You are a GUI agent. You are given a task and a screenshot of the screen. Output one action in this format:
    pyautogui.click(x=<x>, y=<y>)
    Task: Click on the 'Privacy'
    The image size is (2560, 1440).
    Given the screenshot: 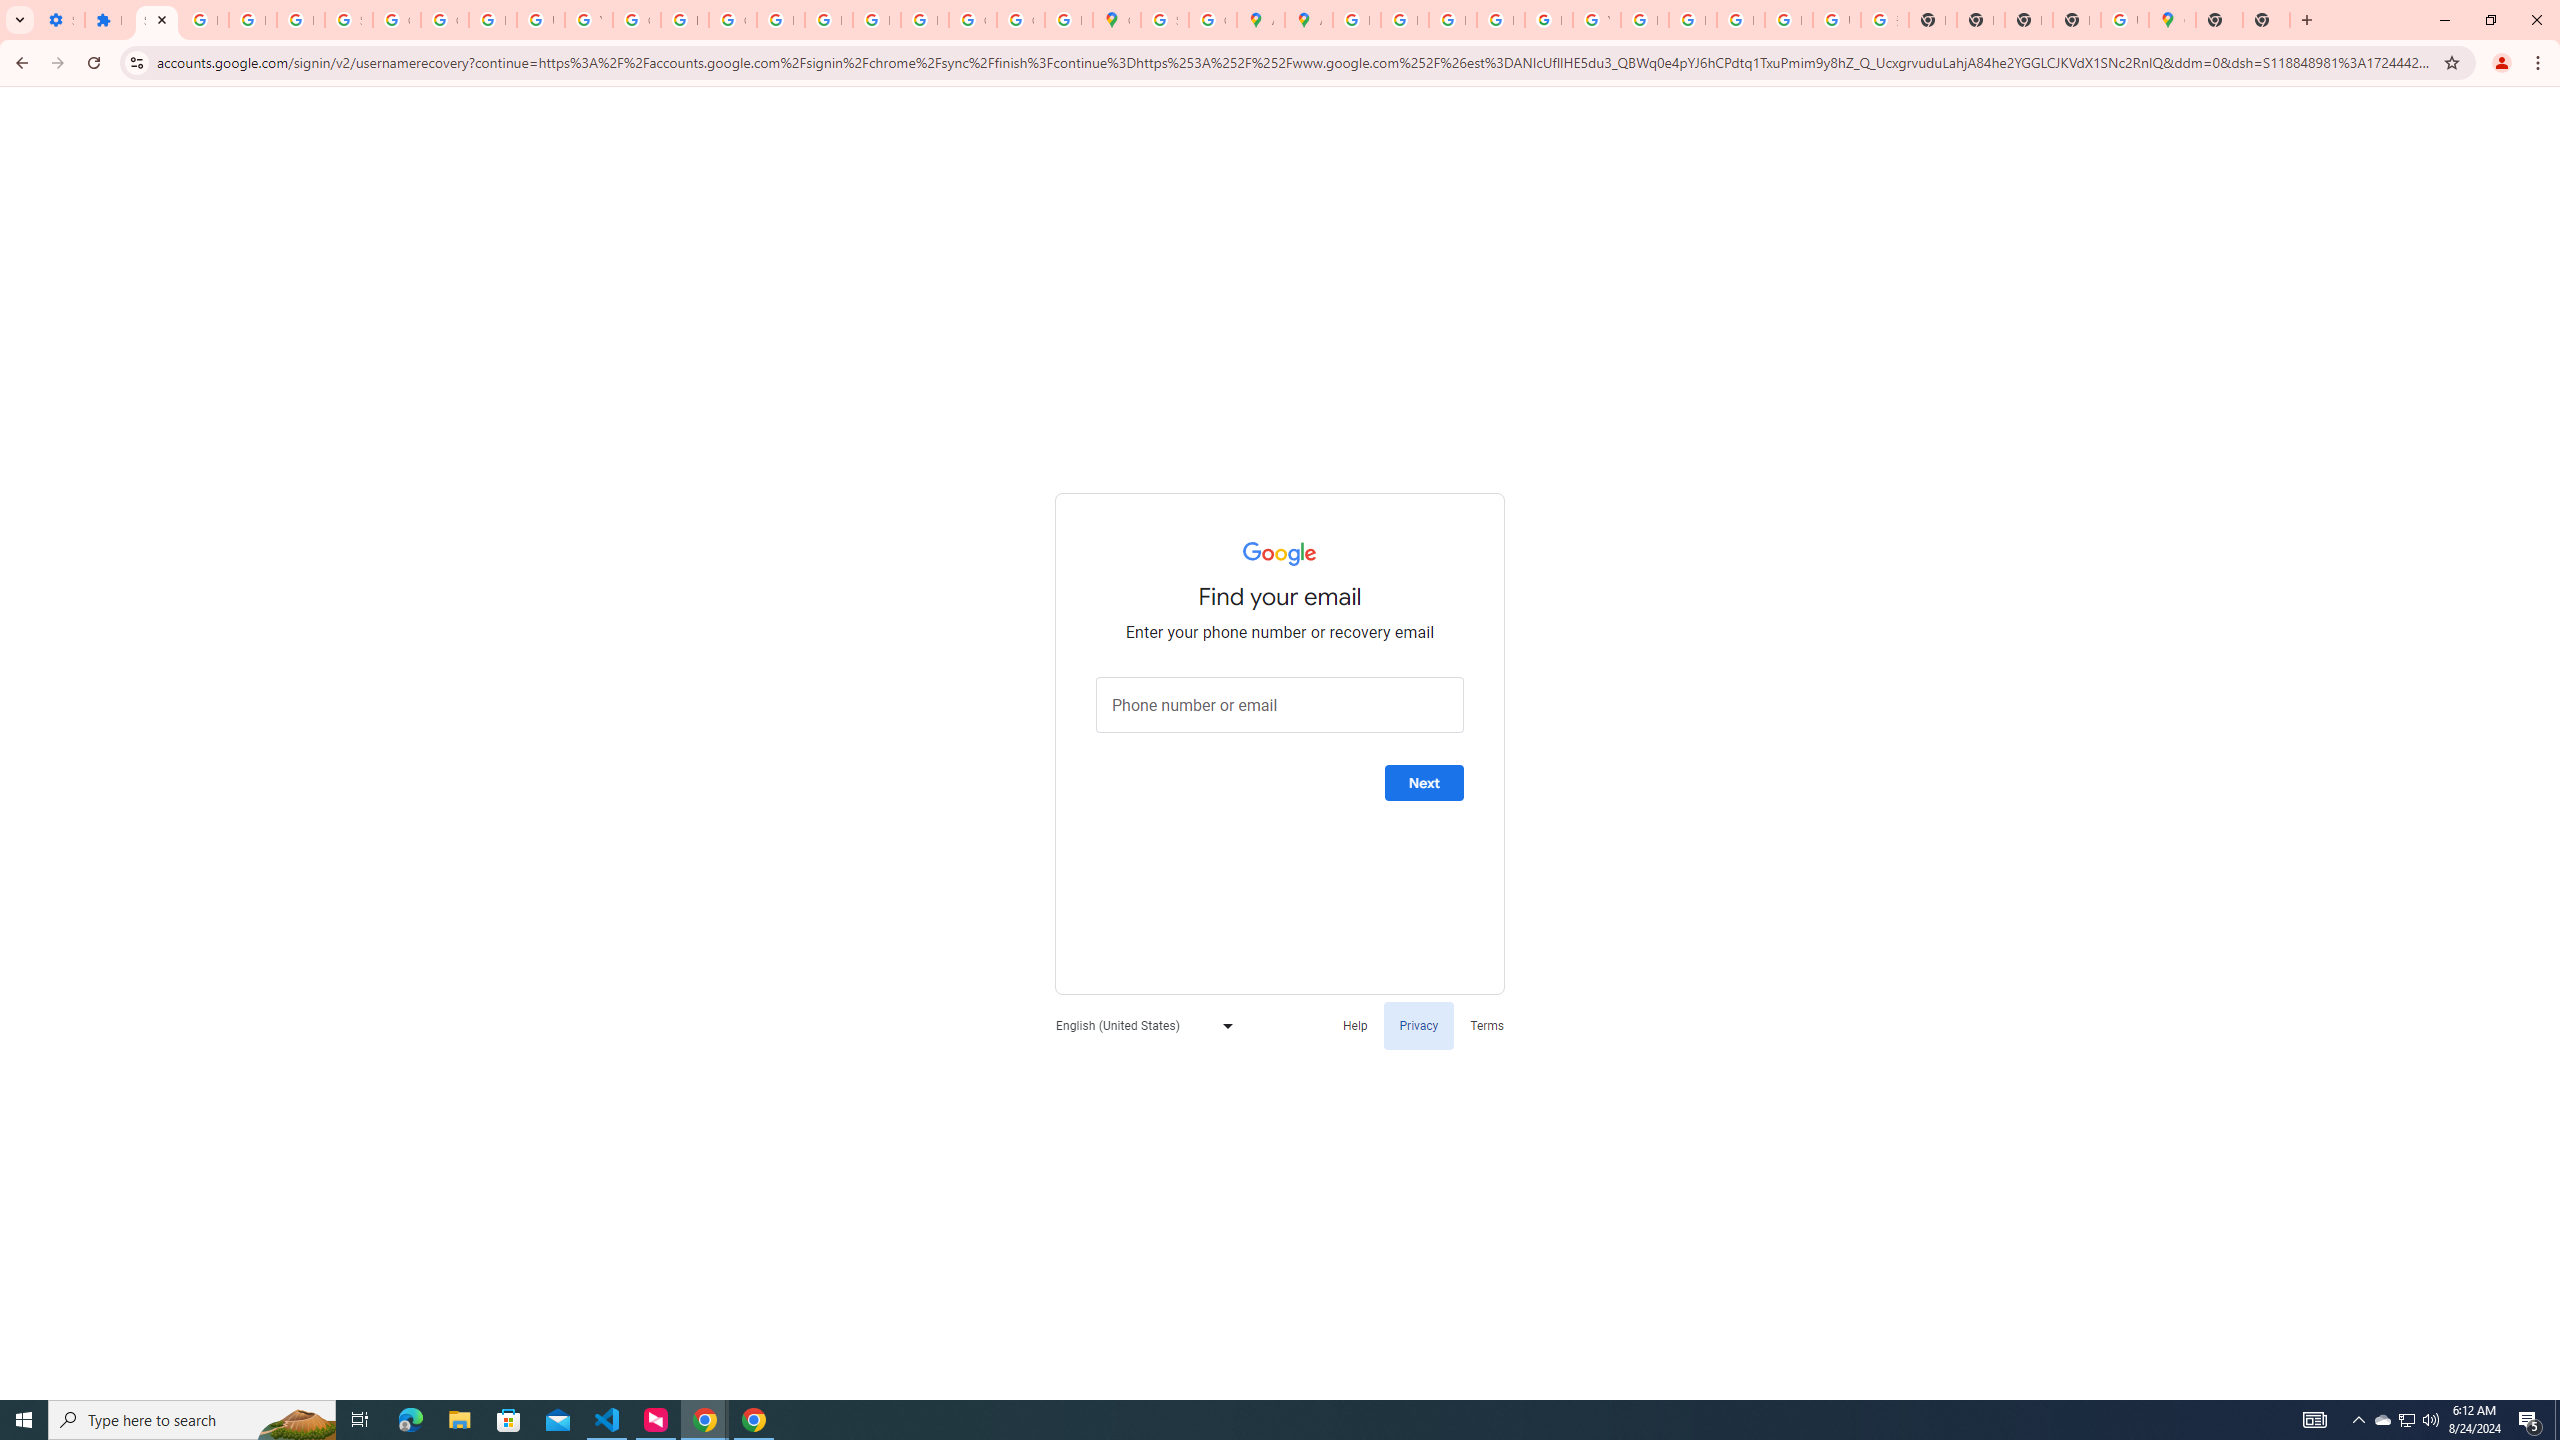 What is the action you would take?
    pyautogui.click(x=1418, y=1025)
    